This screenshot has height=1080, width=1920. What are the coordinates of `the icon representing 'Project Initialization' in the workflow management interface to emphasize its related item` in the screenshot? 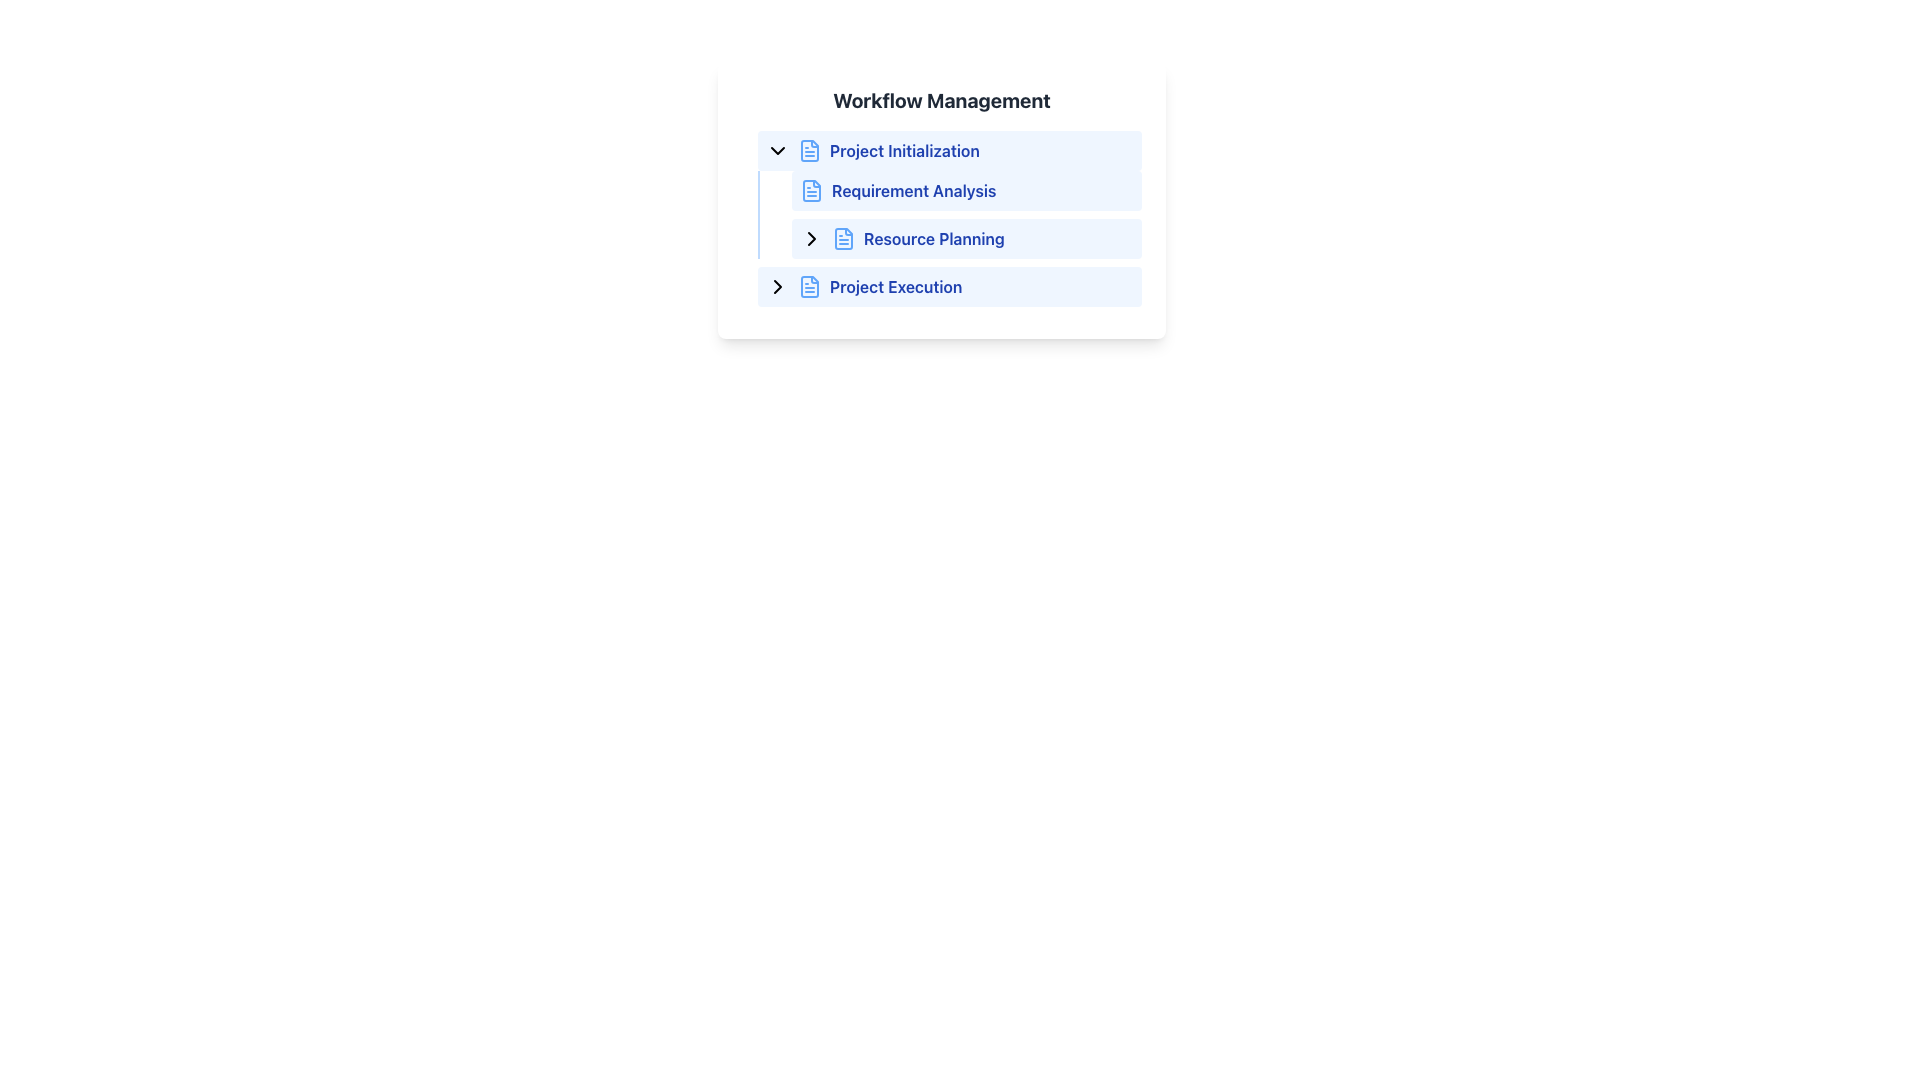 It's located at (810, 149).